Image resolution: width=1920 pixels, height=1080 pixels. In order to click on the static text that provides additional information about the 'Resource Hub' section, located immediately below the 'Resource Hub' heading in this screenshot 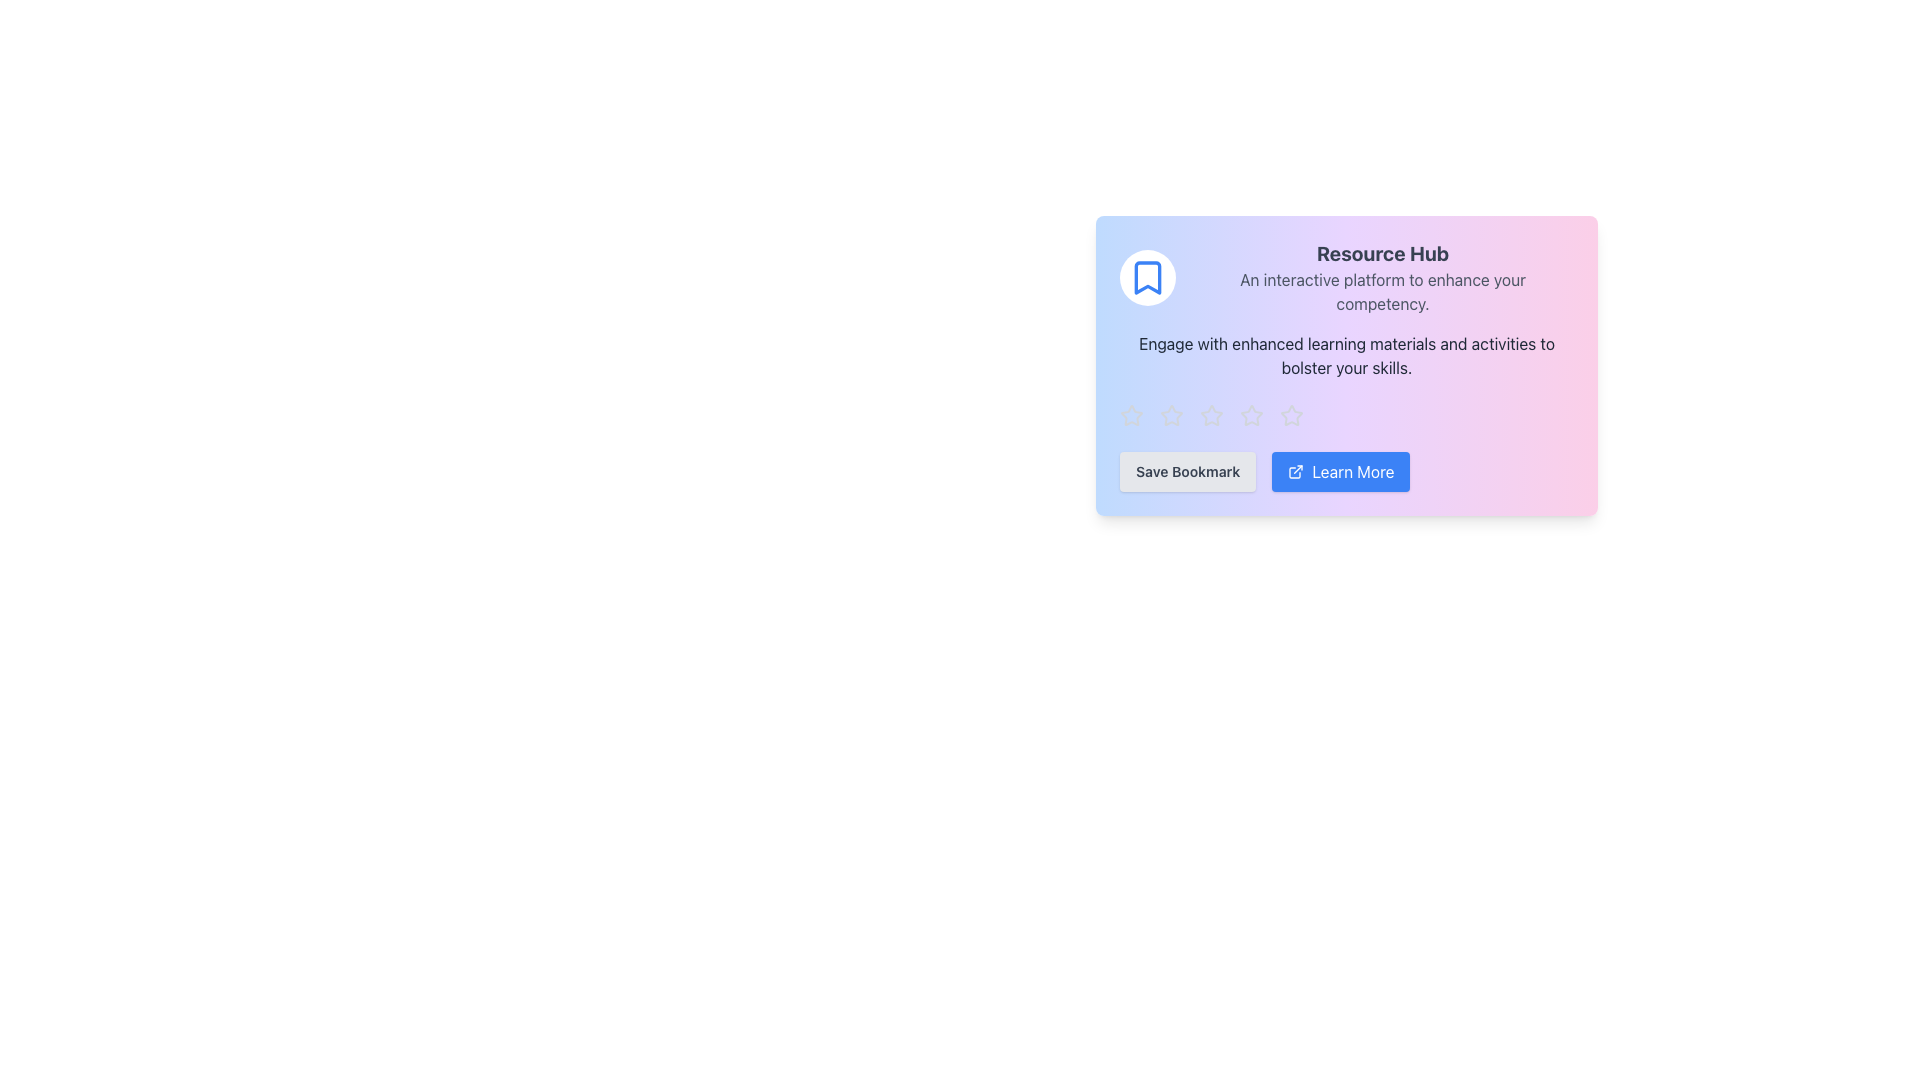, I will do `click(1381, 292)`.